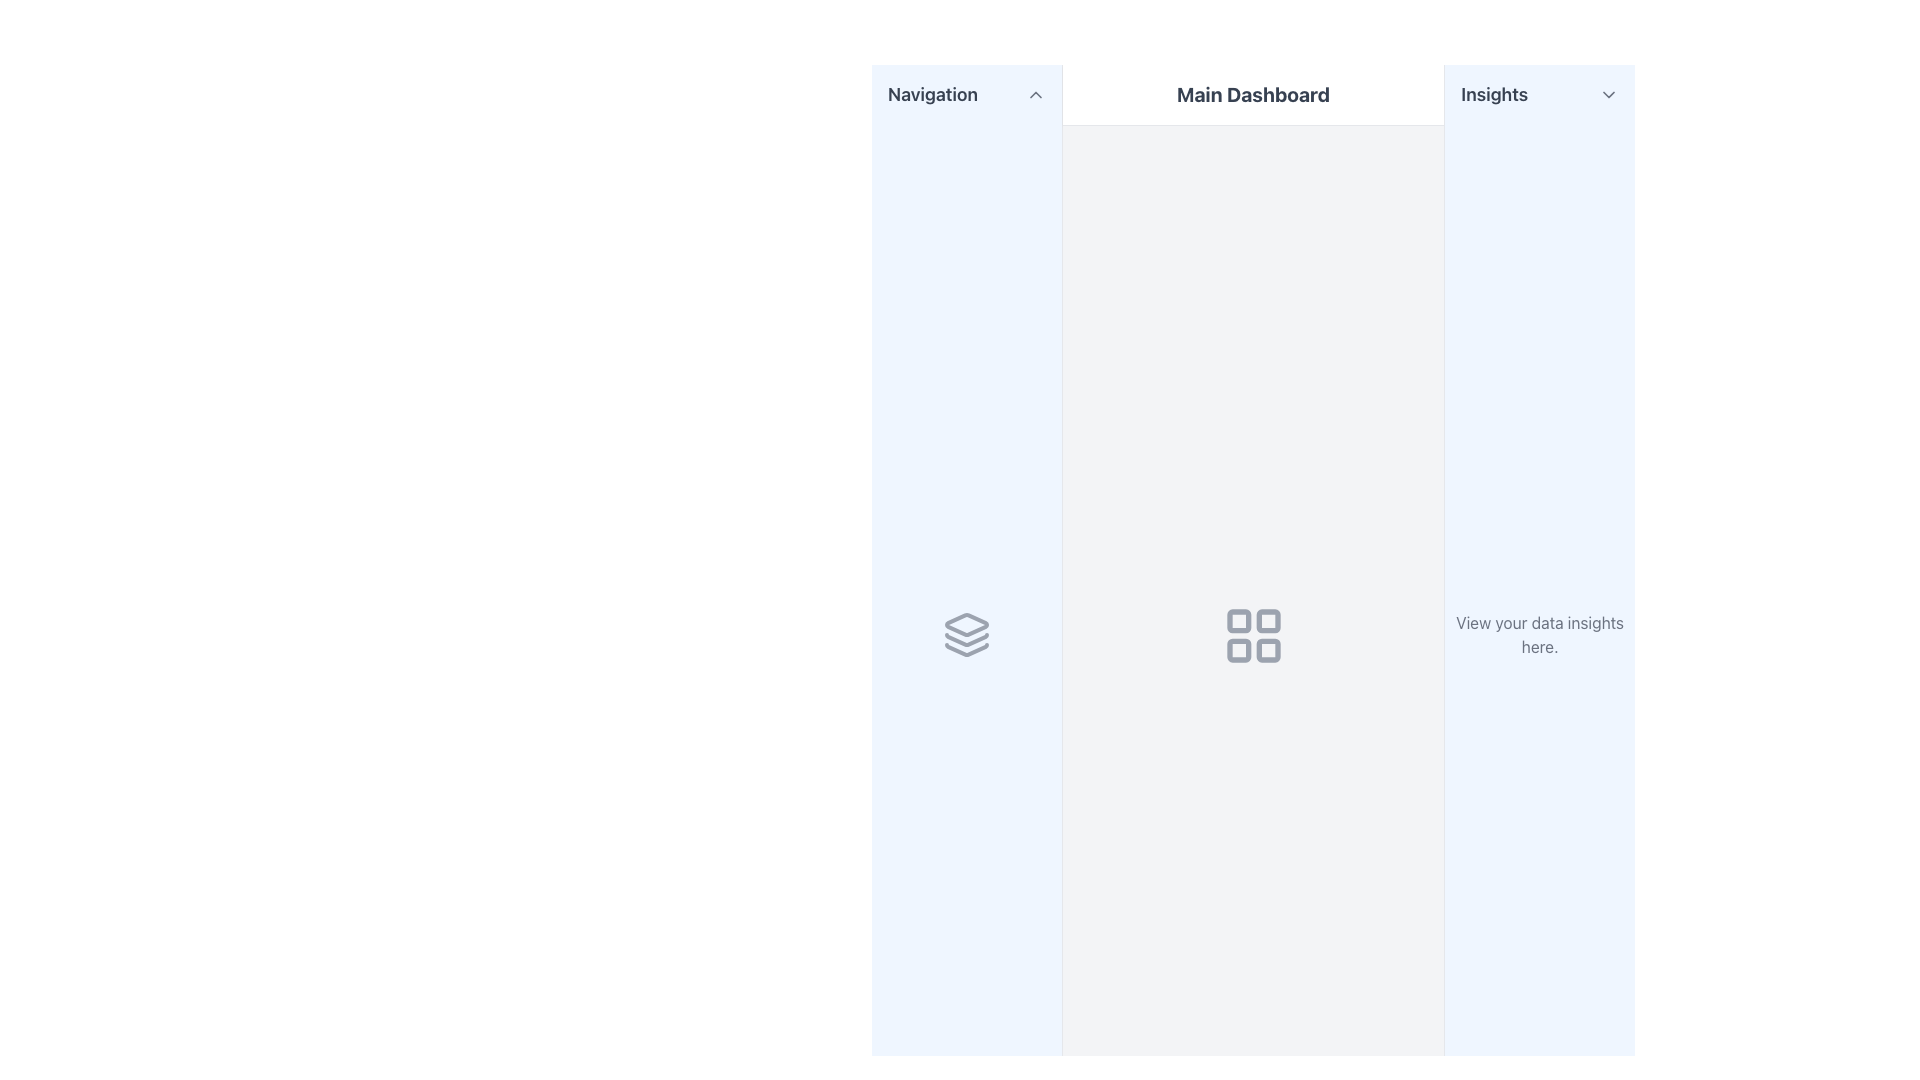  What do you see at coordinates (1237, 650) in the screenshot?
I see `the bottom-left graphical square in a 2x2 grid, which has rounded corners and no additional visual indicators or text` at bounding box center [1237, 650].